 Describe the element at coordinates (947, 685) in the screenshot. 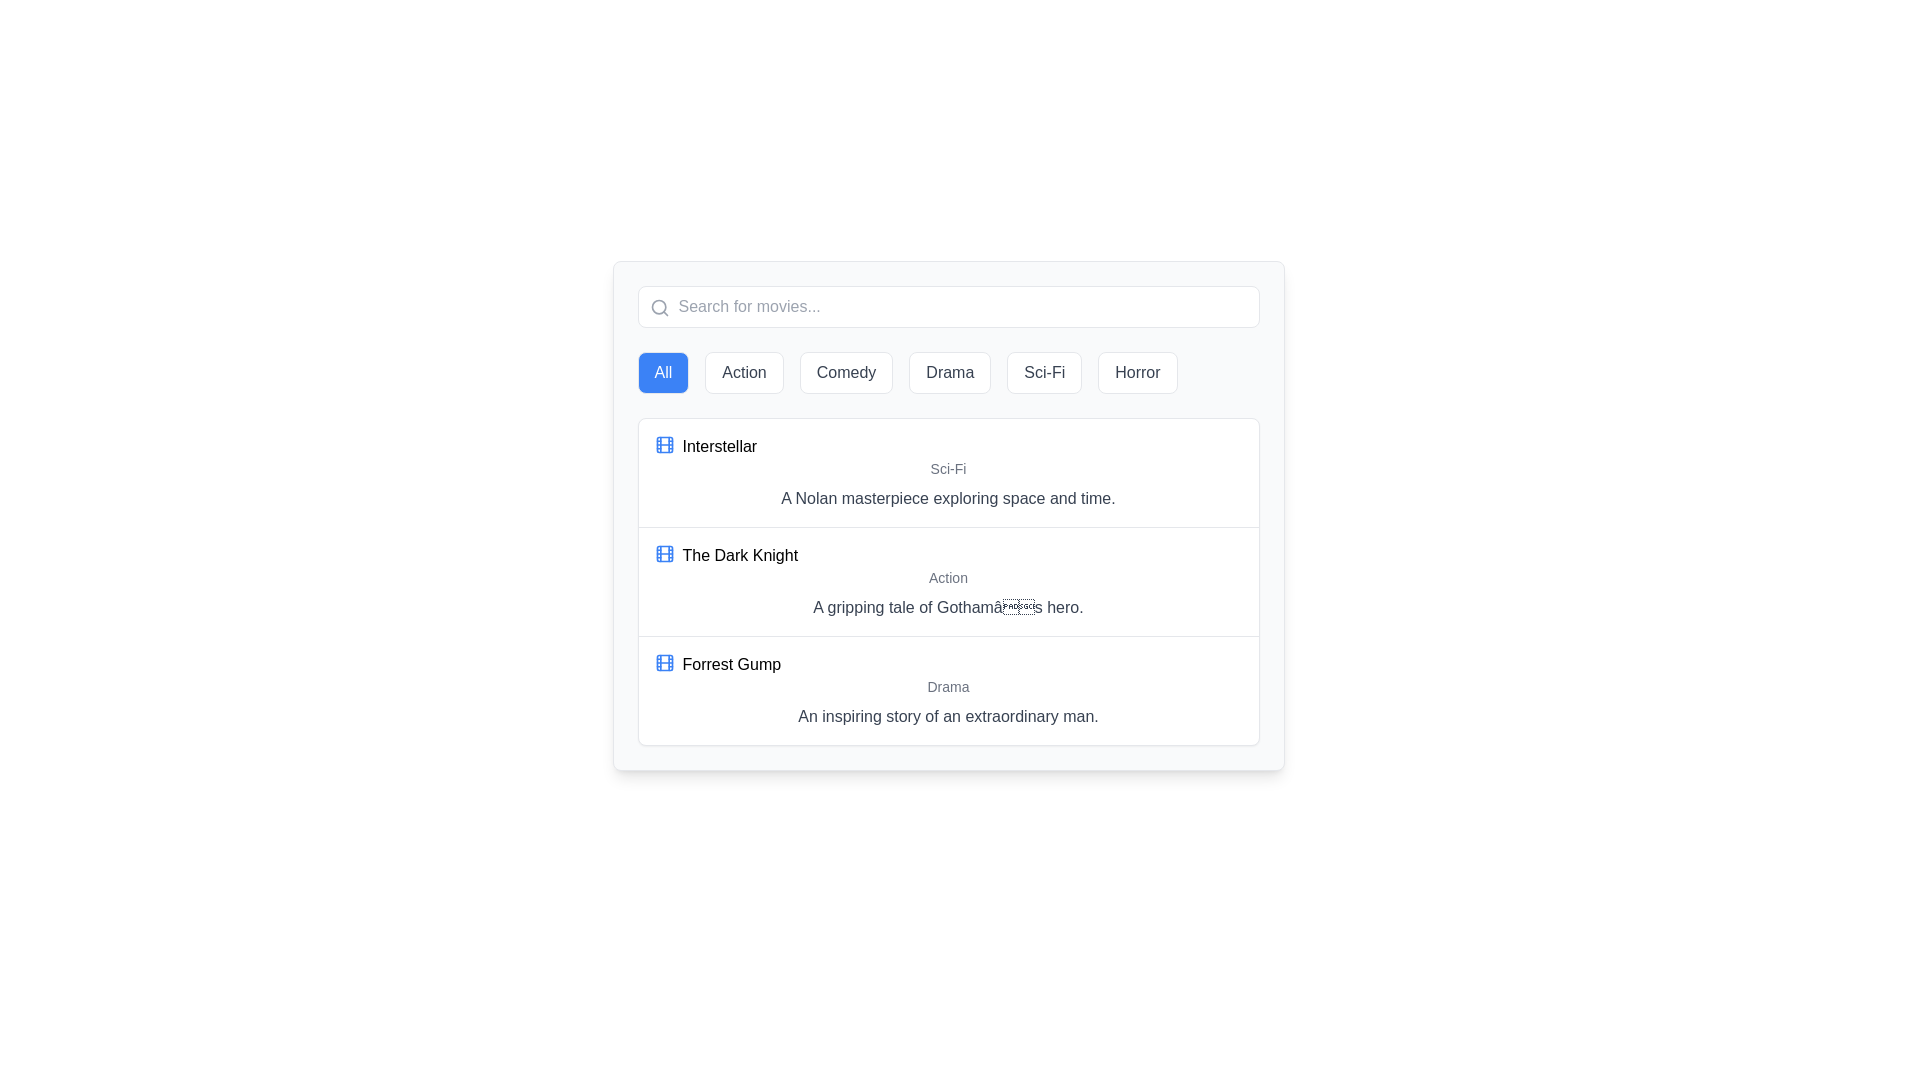

I see `the text element indicating the genre 'Drama' of the movie 'Forrest Gump', which is located beneath the title and above the description text` at that location.